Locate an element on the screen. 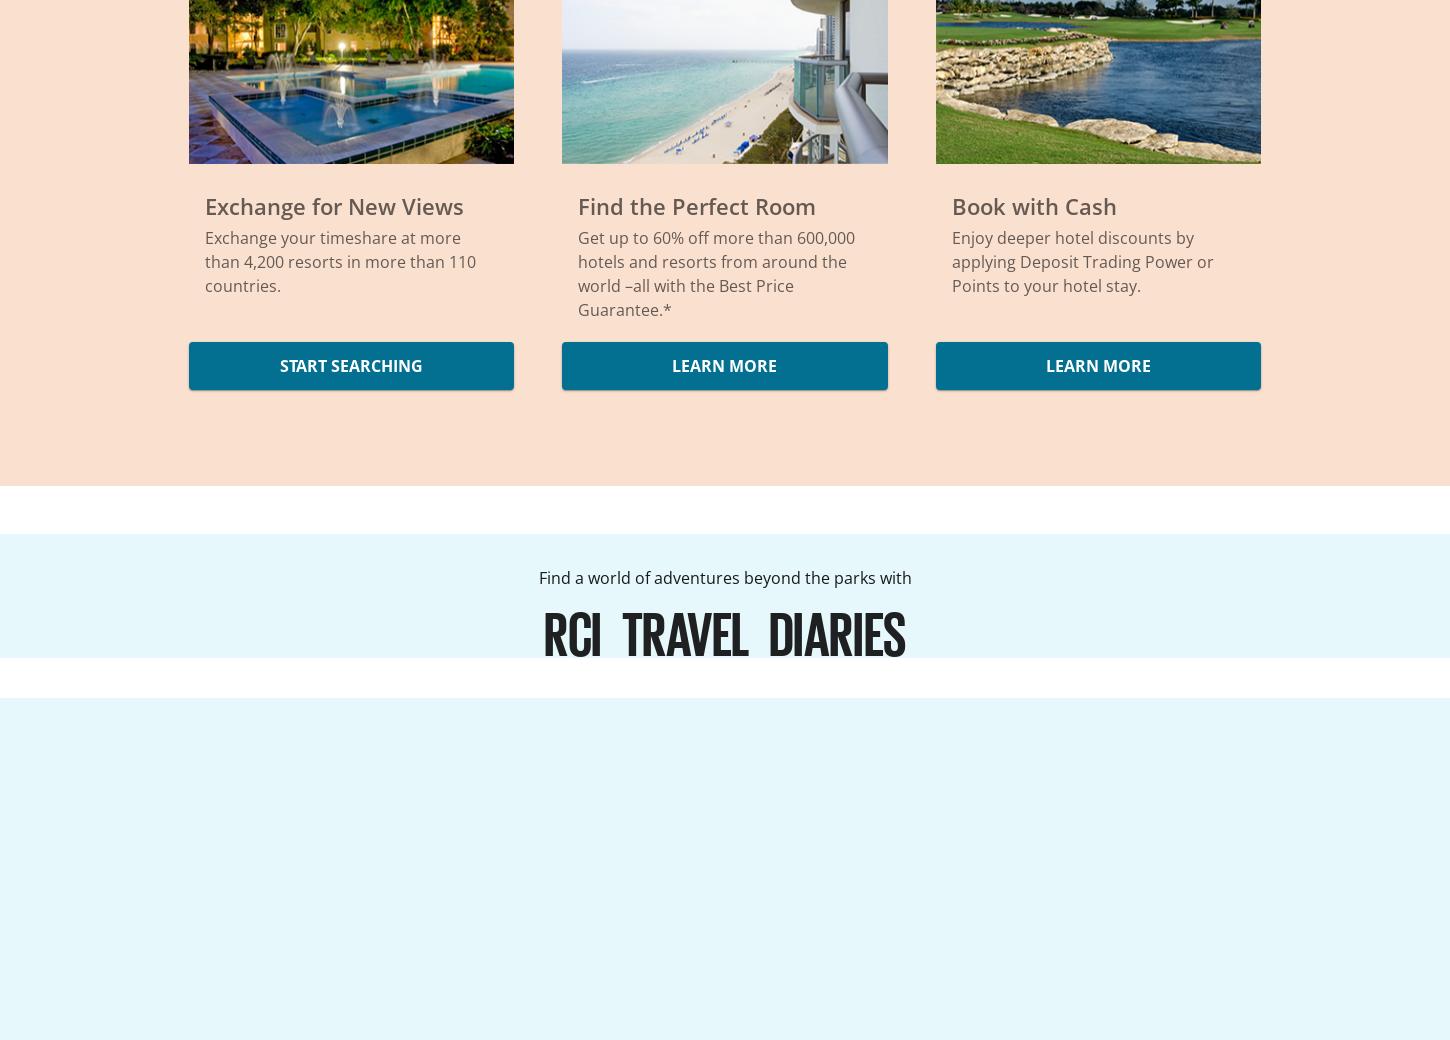 This screenshot has width=1450, height=1040. 'Enjoy deeper hotel discounts by applying Deposit Trading Power or Points to your hotel stay.' is located at coordinates (1081, 260).